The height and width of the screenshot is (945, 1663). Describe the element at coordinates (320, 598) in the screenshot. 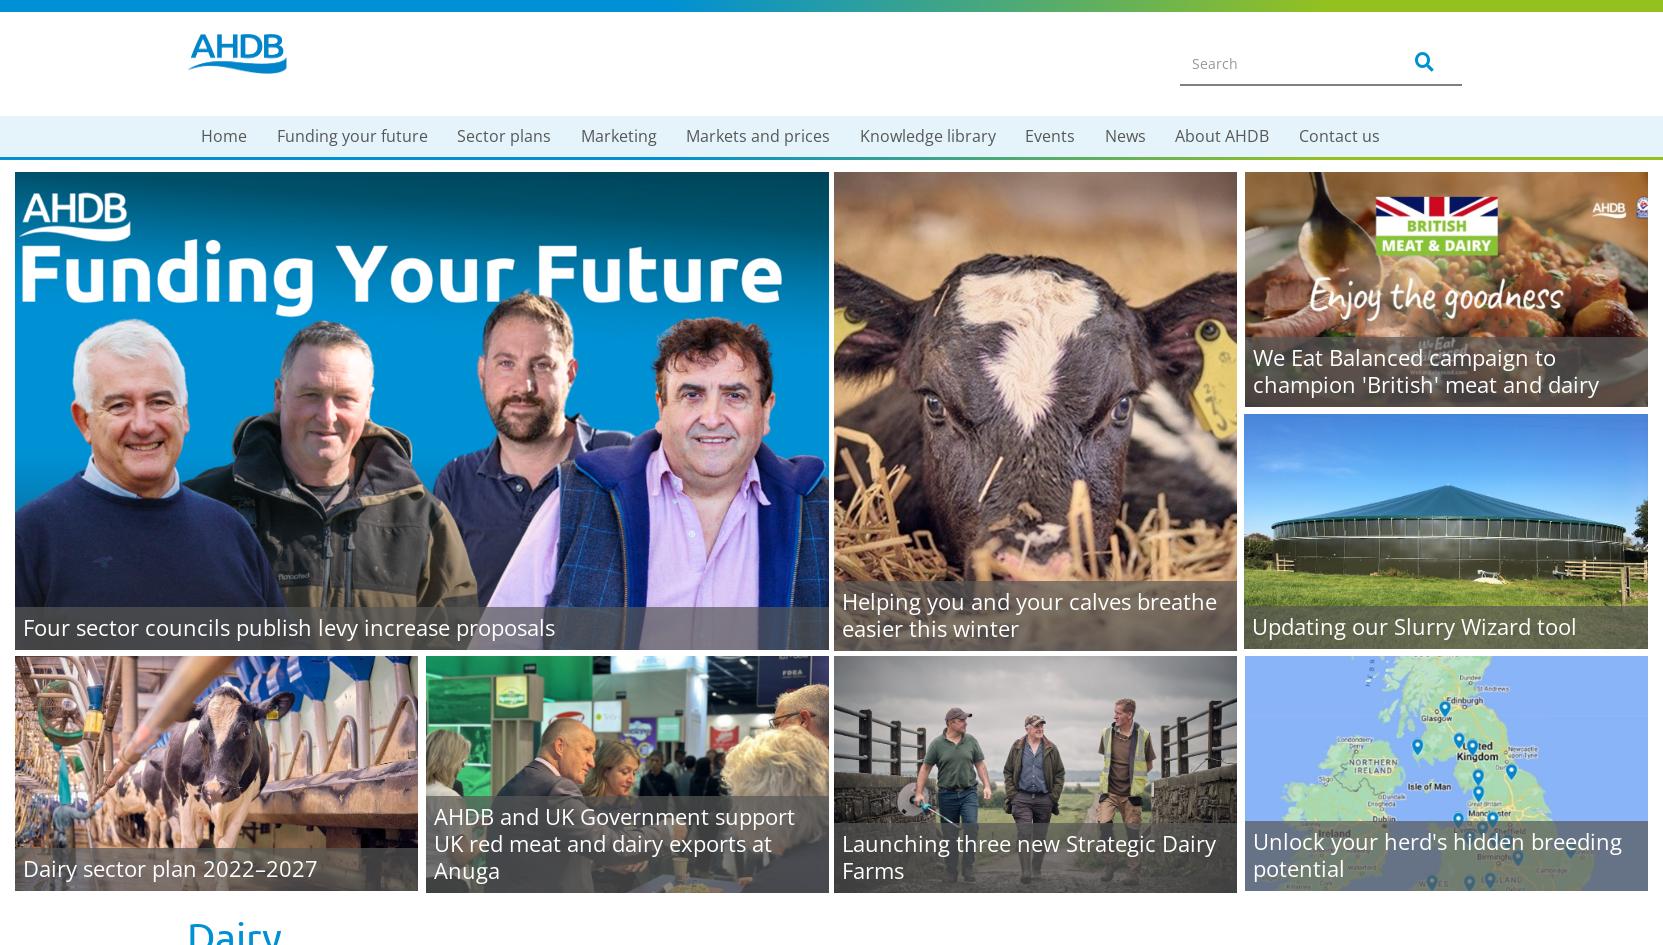

I see `'How calving at 24 months can reduce rearing costs significantly'` at that location.